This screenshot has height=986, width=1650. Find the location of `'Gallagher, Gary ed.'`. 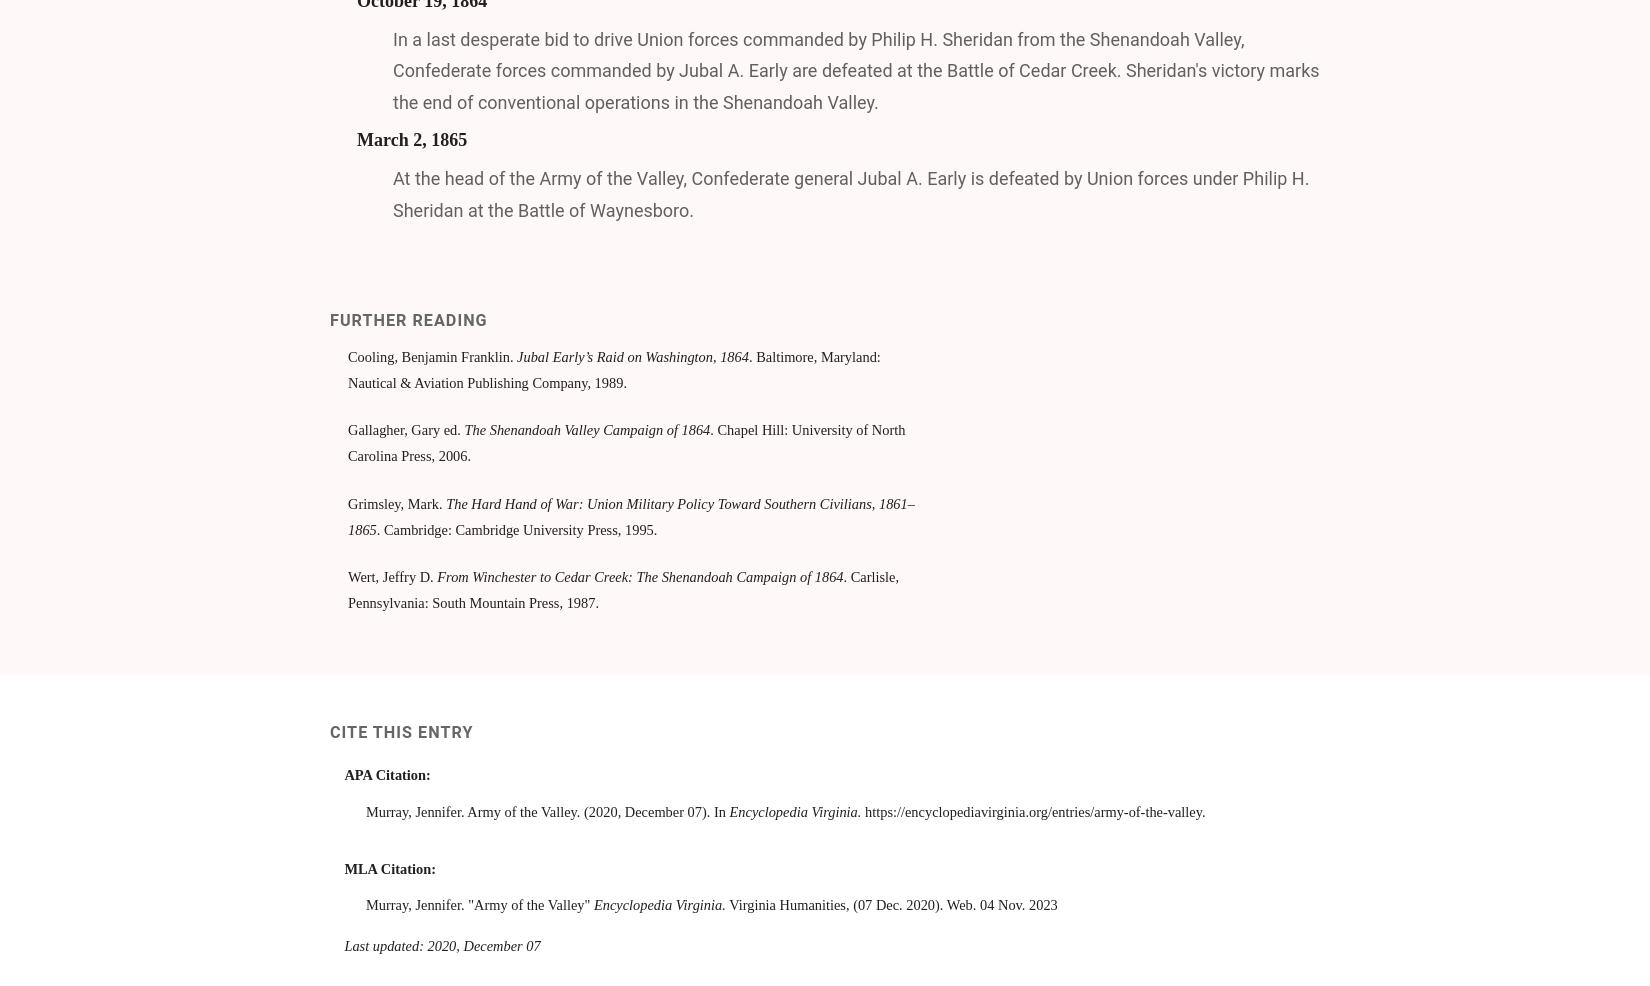

'Gallagher, Gary ed.' is located at coordinates (406, 429).